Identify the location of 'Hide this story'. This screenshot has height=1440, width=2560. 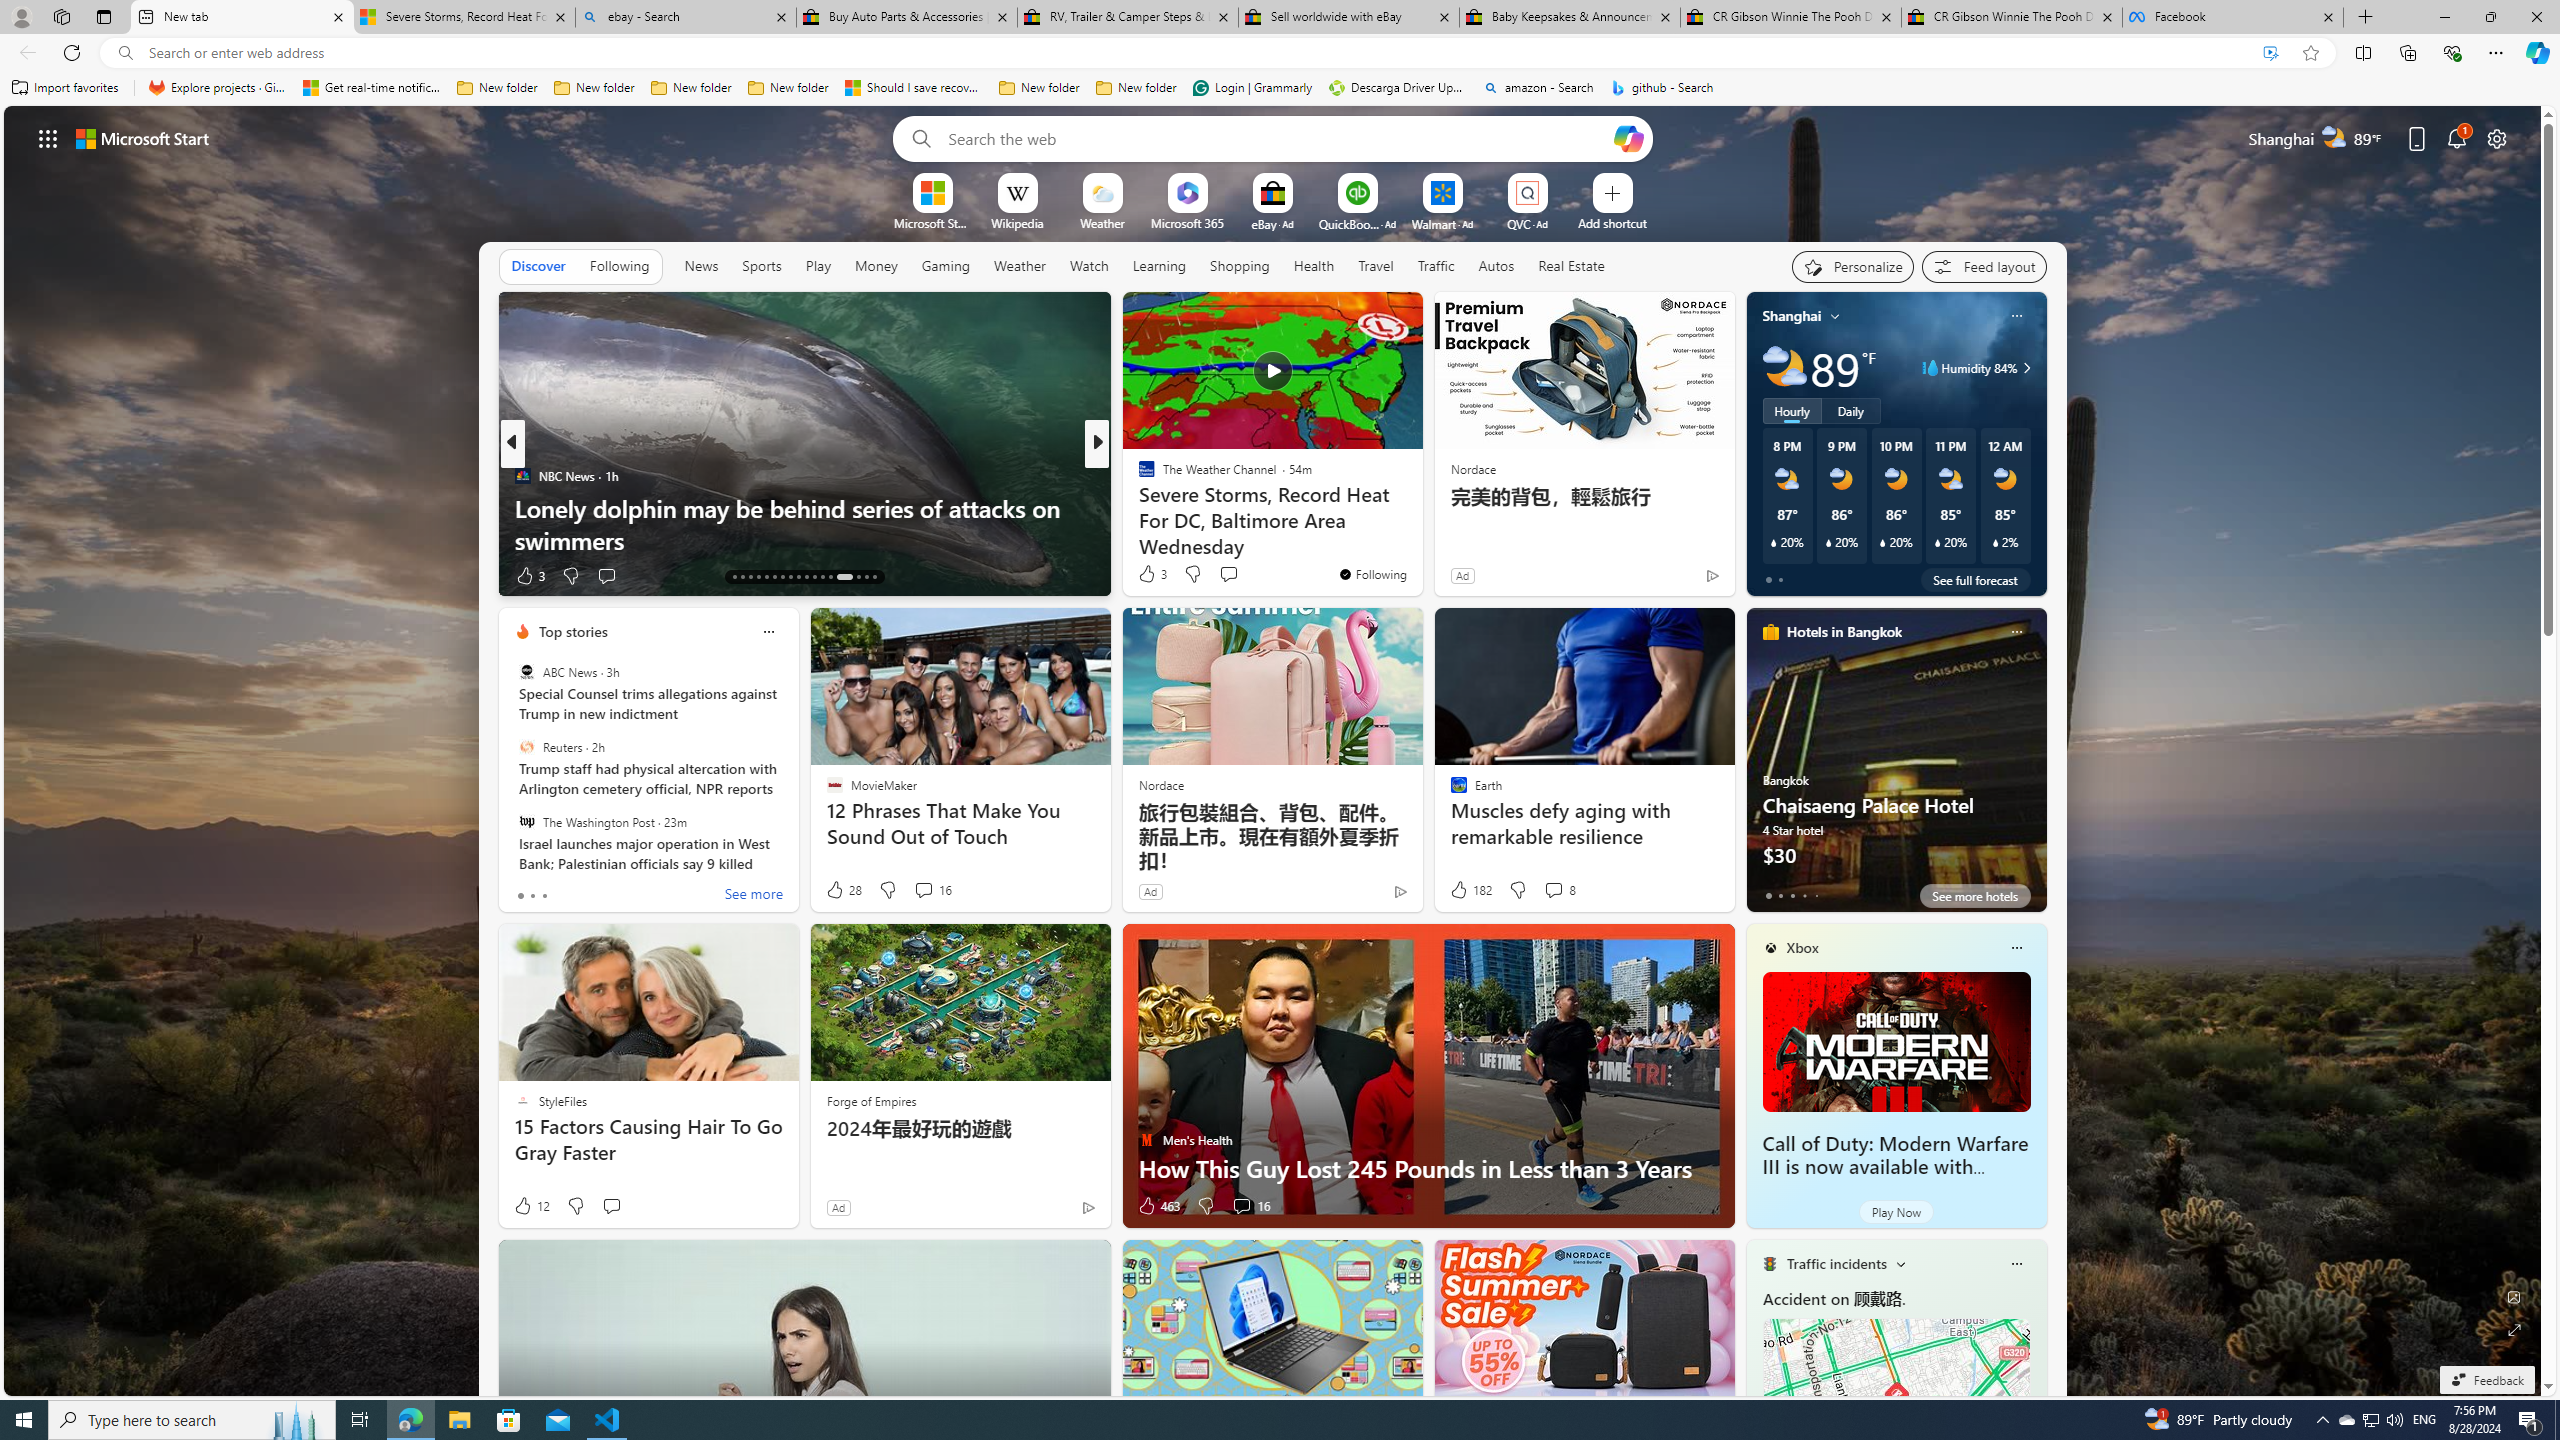
(1362, 315).